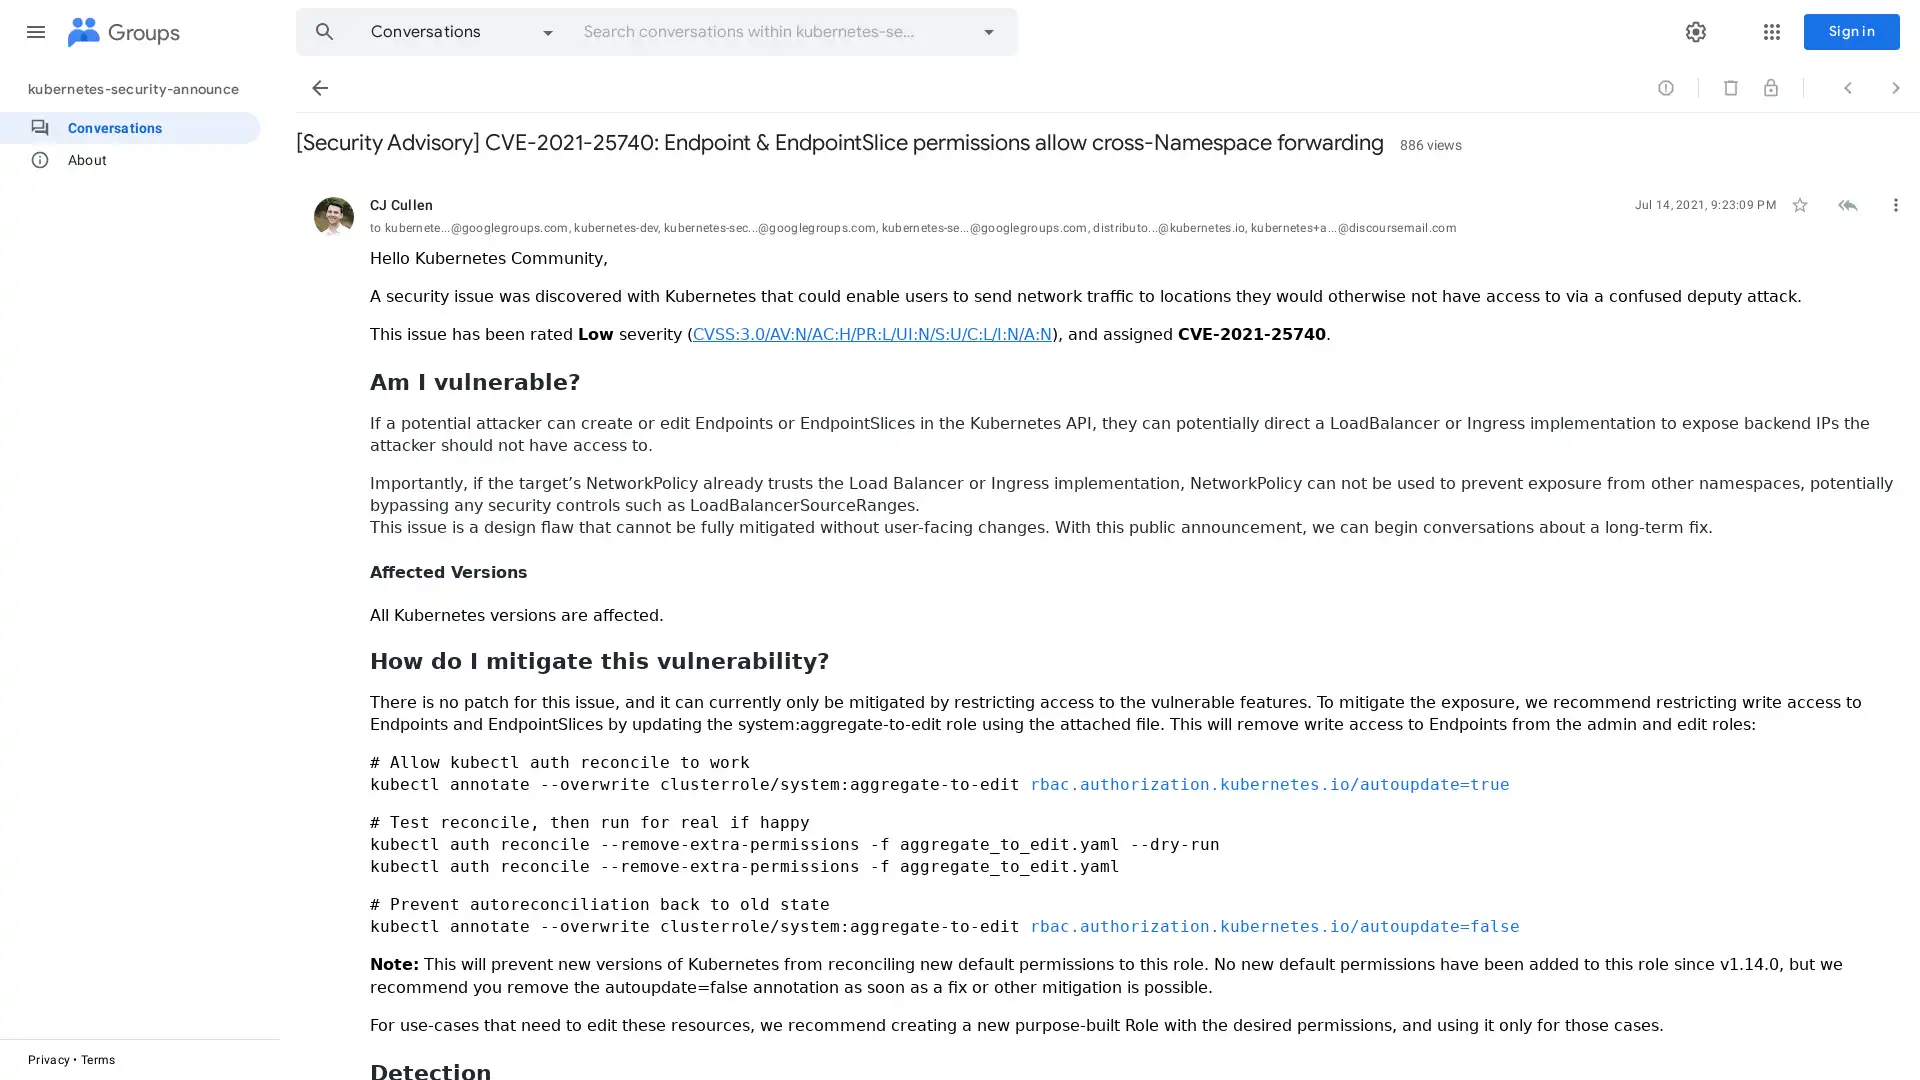 This screenshot has width=1920, height=1080. Describe the element at coordinates (1847, 204) in the screenshot. I see `Sign in to reply` at that location.